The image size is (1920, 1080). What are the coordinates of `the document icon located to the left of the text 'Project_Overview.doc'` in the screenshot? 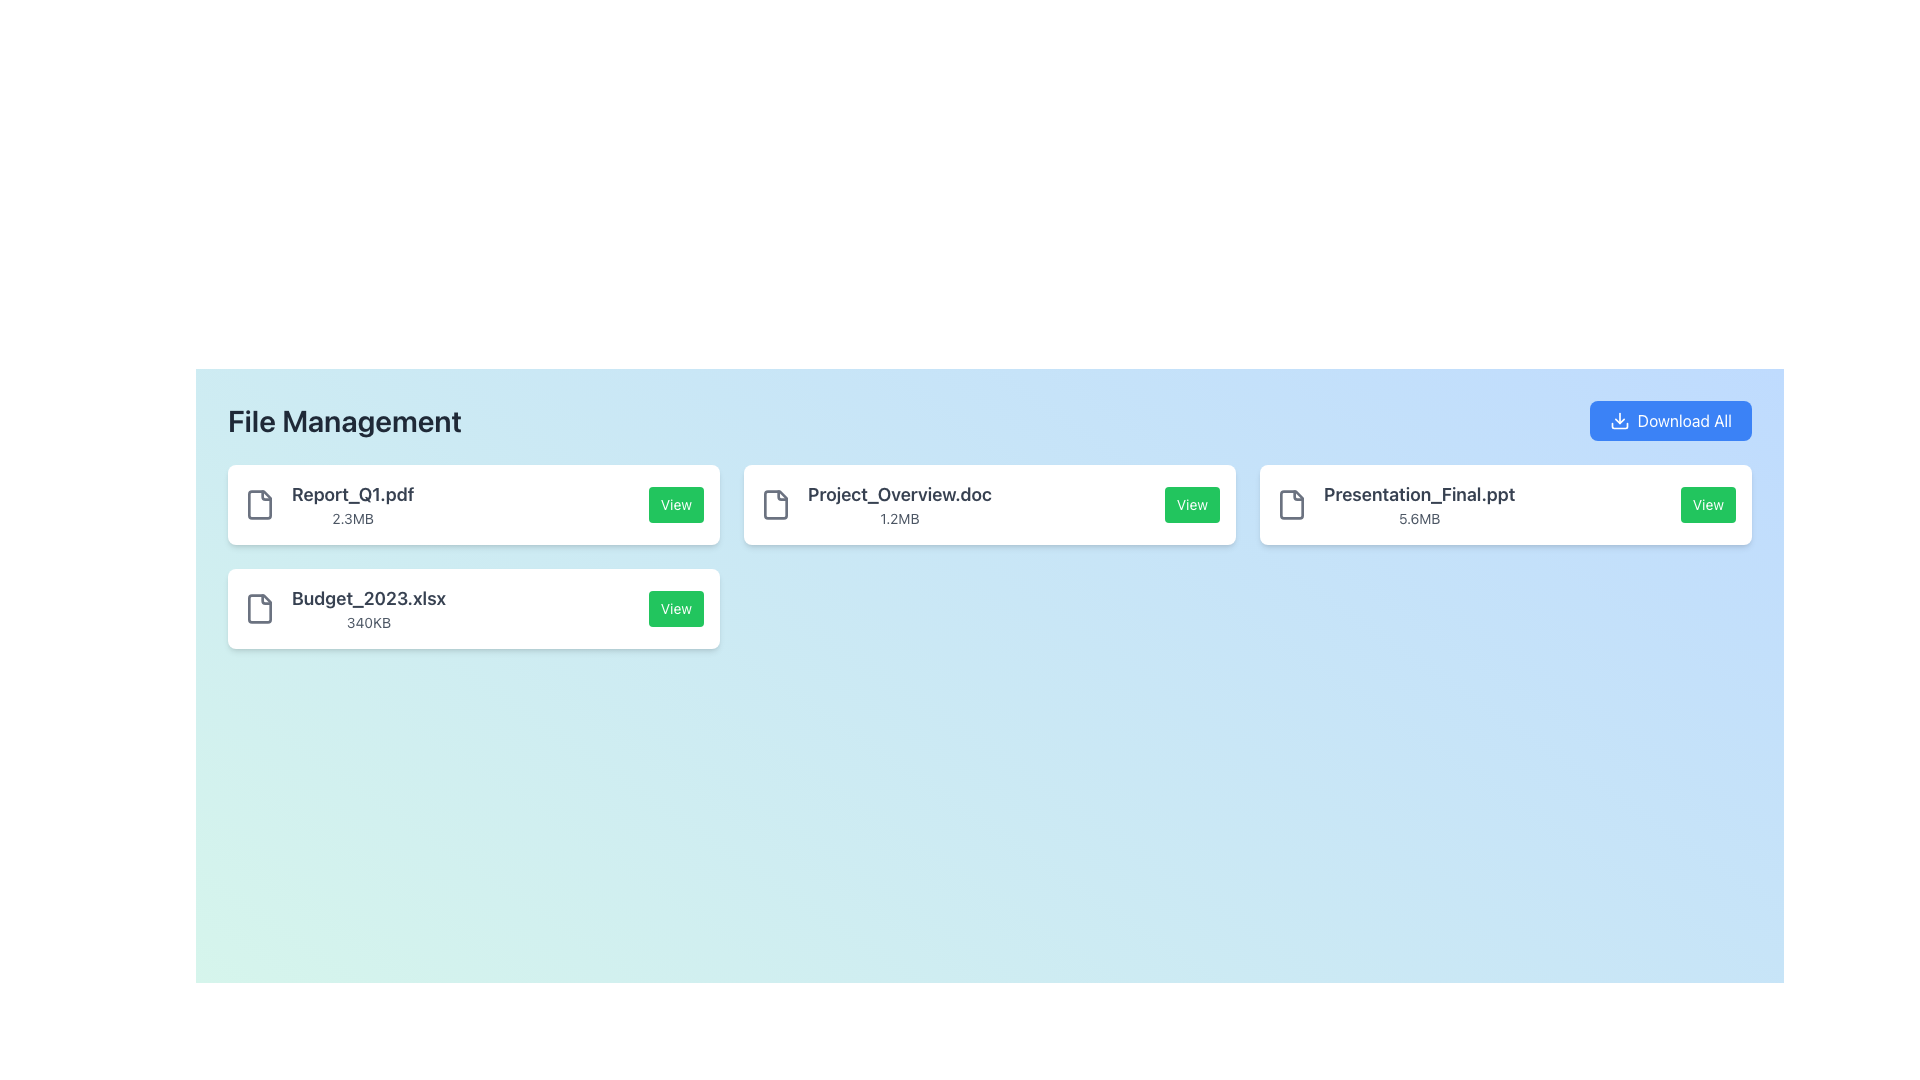 It's located at (775, 503).